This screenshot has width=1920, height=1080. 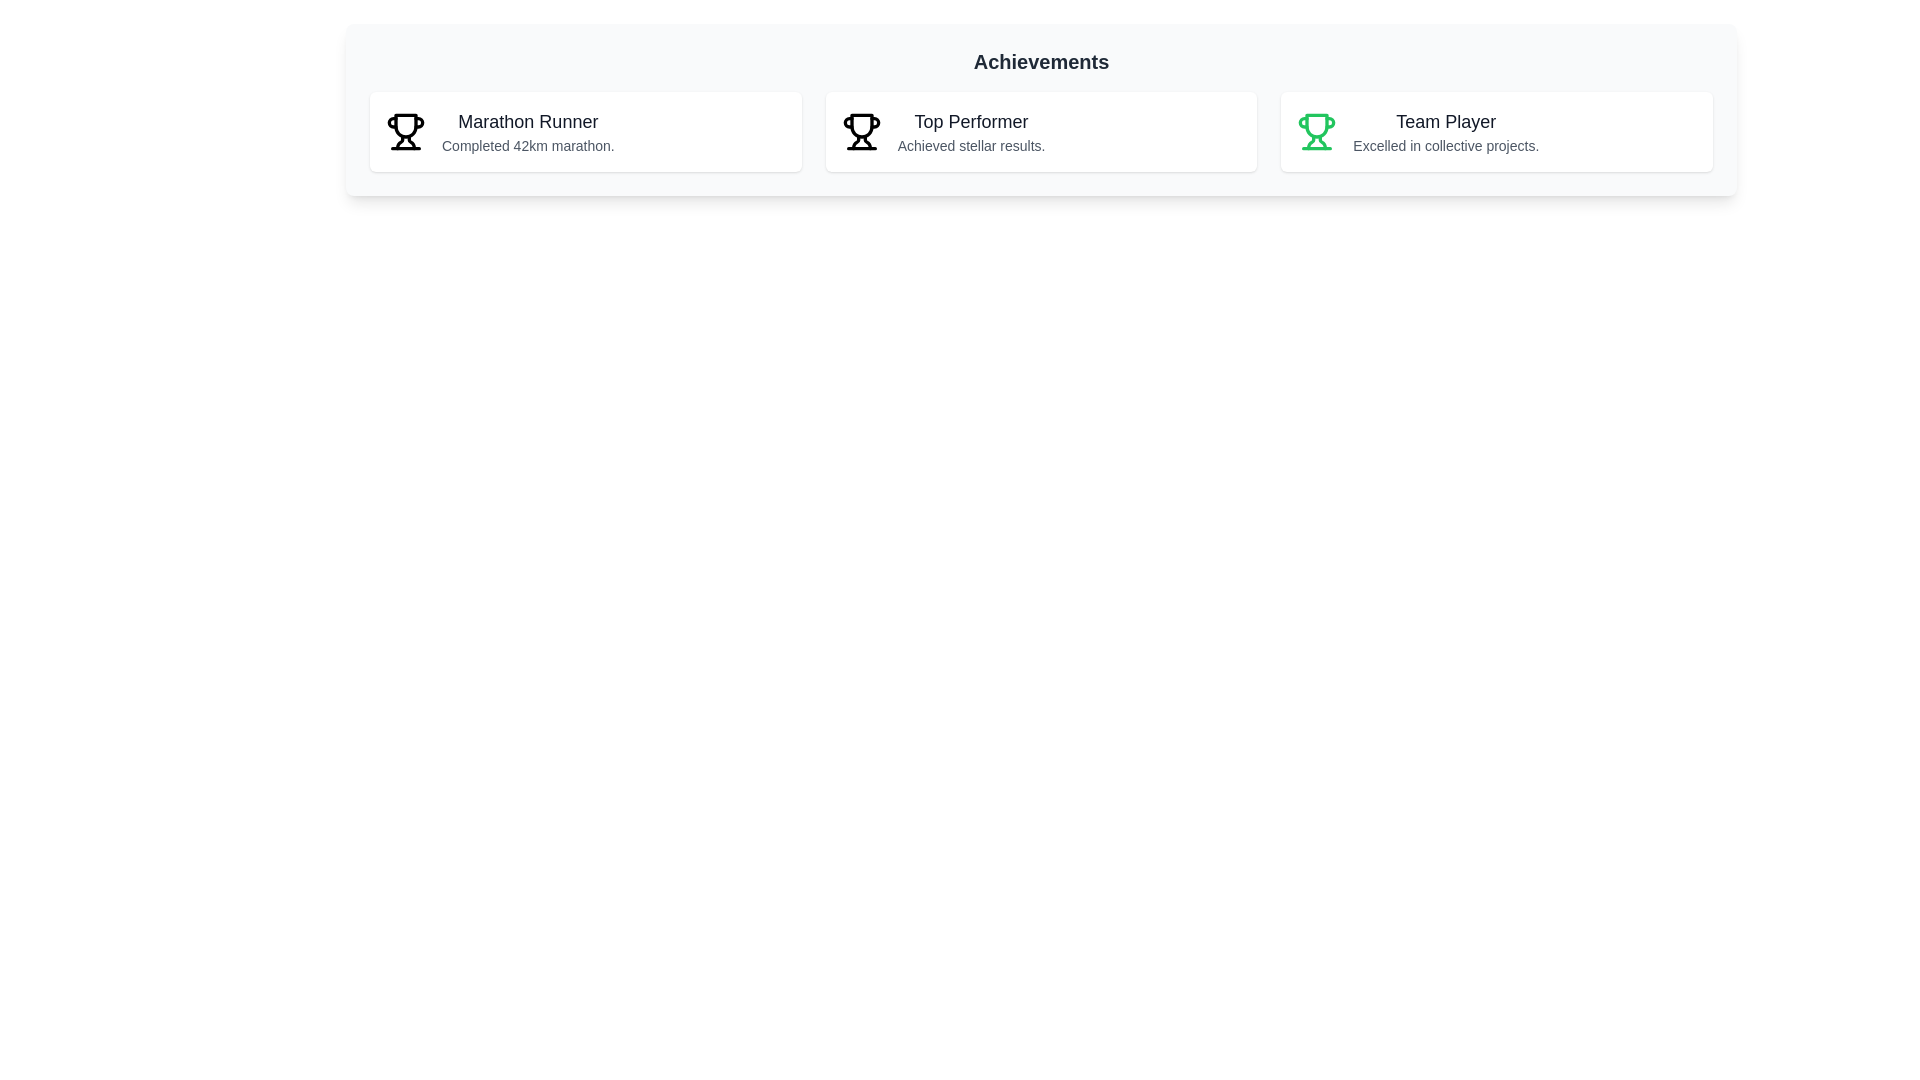 I want to click on the descriptive text element located directly below the heading 'Team Player' in the achievement card featuring a green trophy icon, so click(x=1446, y=145).